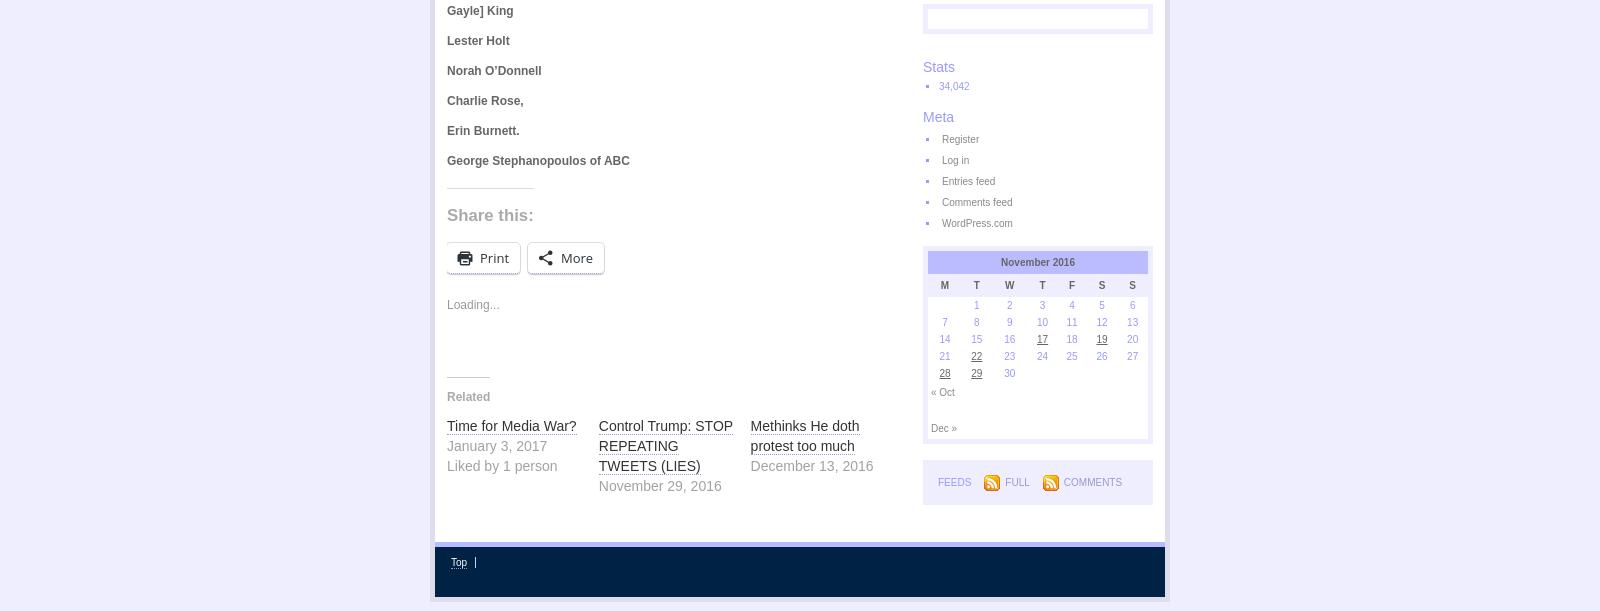 The width and height of the screenshot is (1600, 611). I want to click on '10', so click(1042, 321).